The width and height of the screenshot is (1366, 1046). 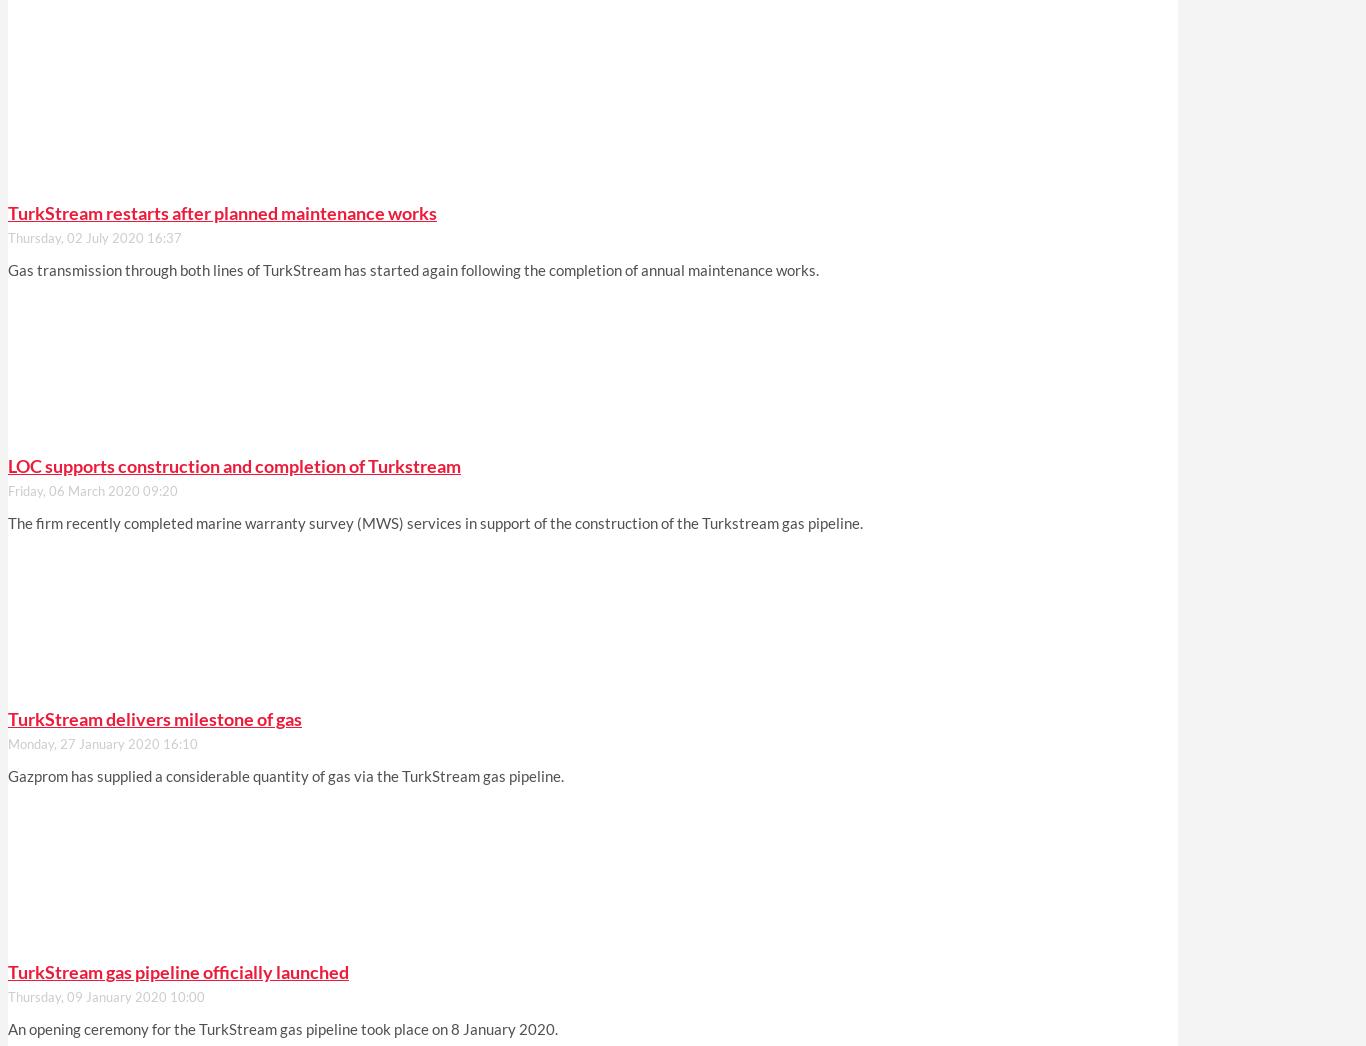 I want to click on 'TurkStream delivers milestone of gas', so click(x=8, y=719).